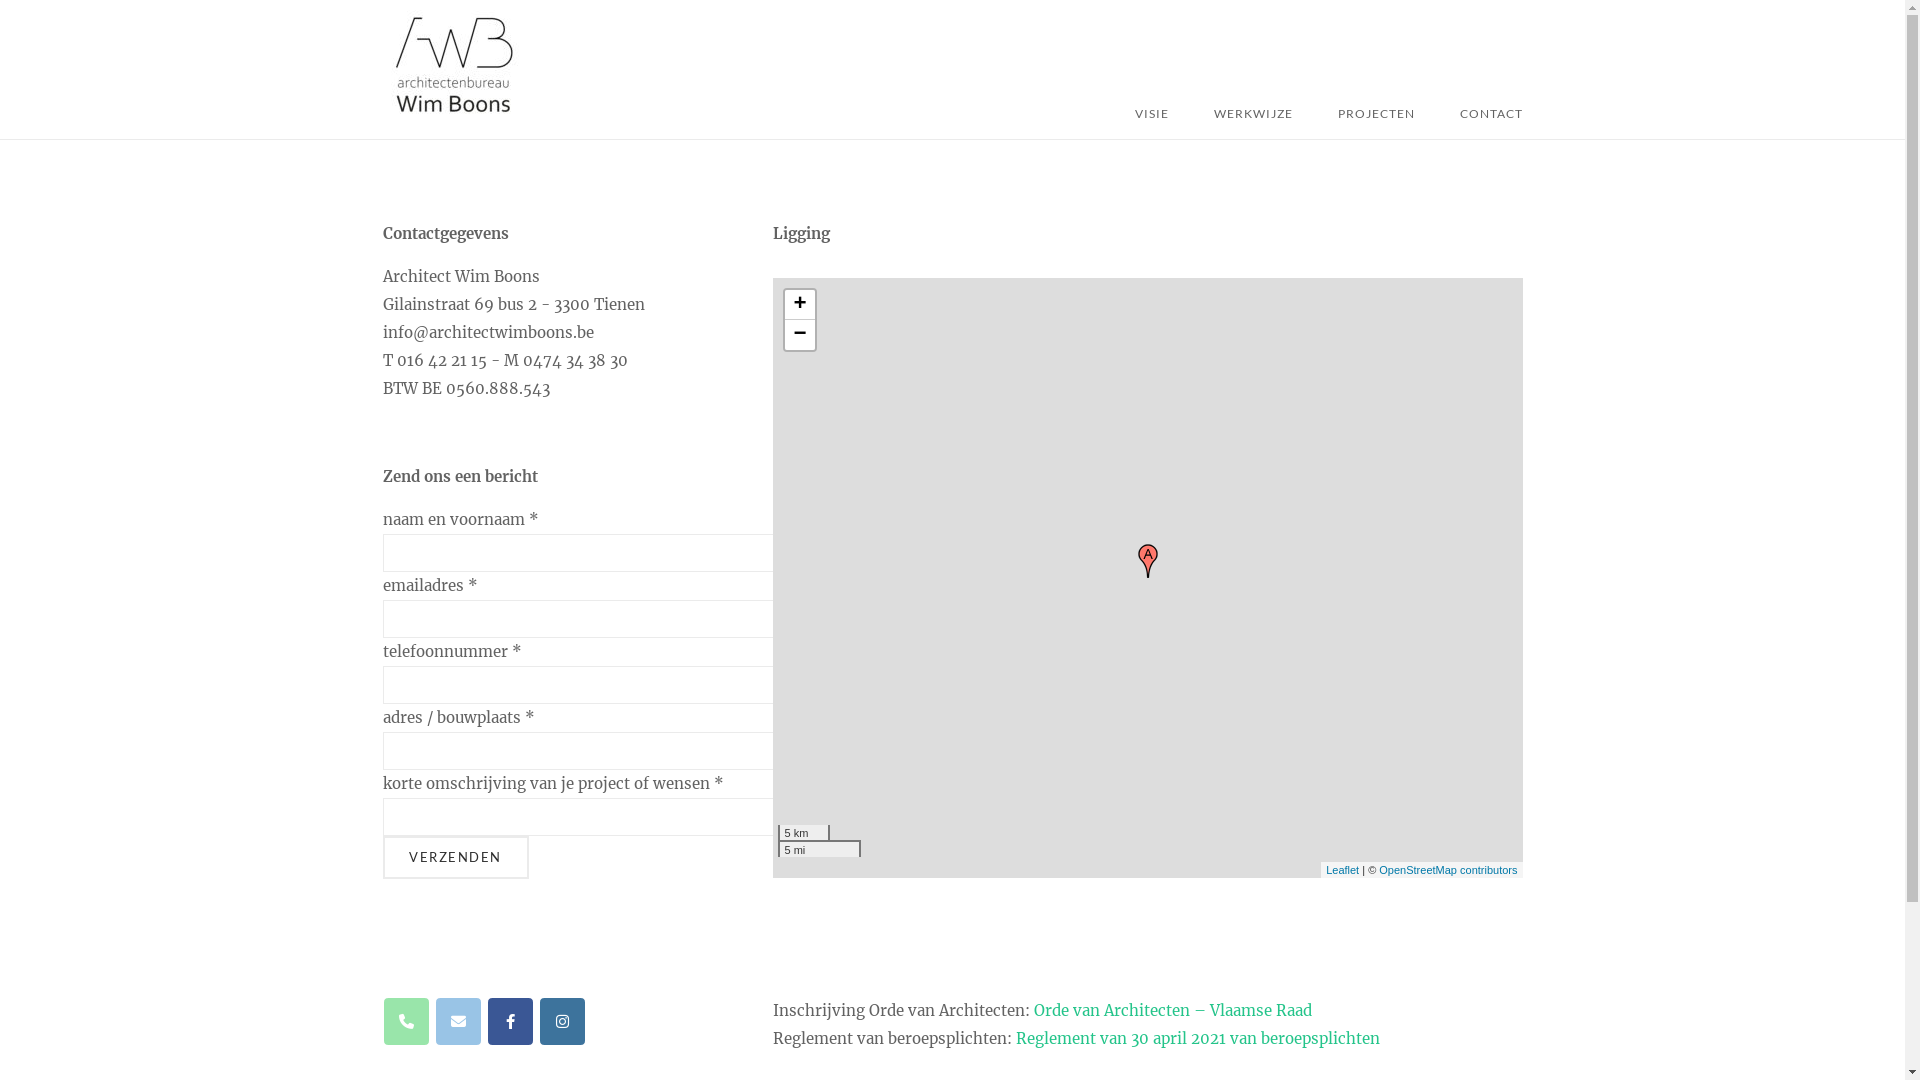 This screenshot has width=1920, height=1080. What do you see at coordinates (1251, 114) in the screenshot?
I see `'WERKWIJZE'` at bounding box center [1251, 114].